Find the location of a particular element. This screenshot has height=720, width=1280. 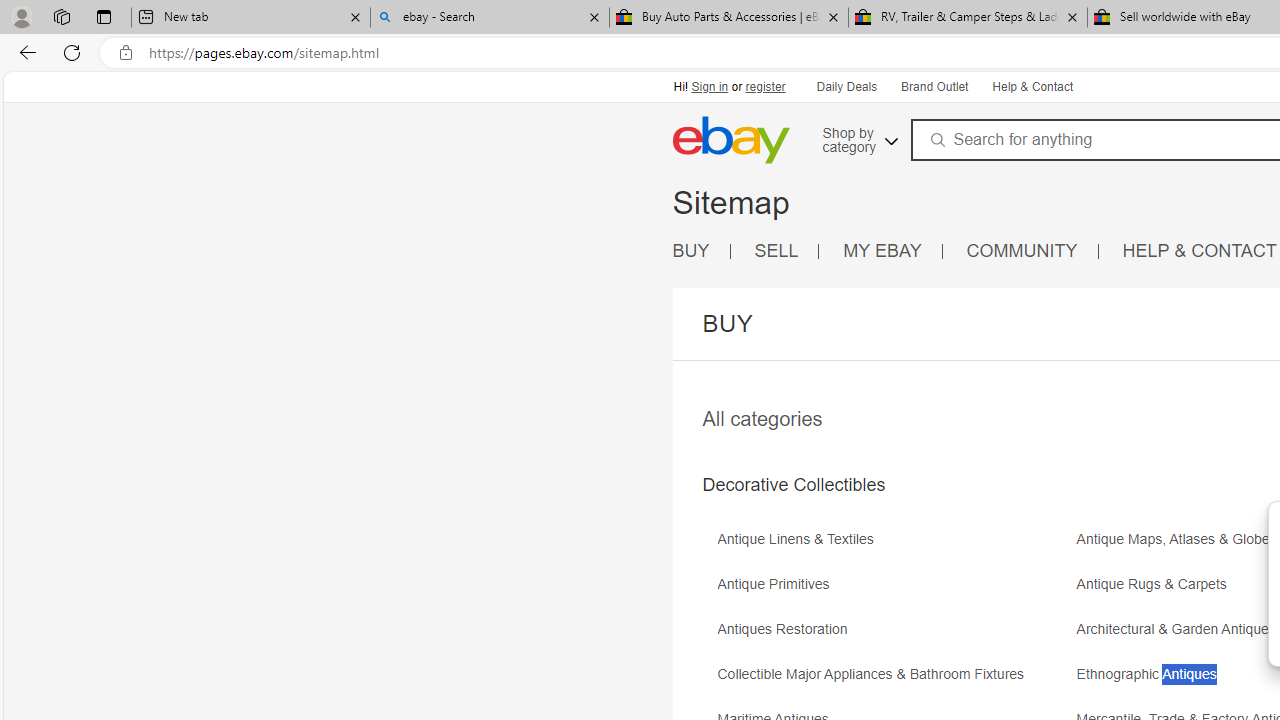

'Shop by category' is located at coordinates (858, 136).